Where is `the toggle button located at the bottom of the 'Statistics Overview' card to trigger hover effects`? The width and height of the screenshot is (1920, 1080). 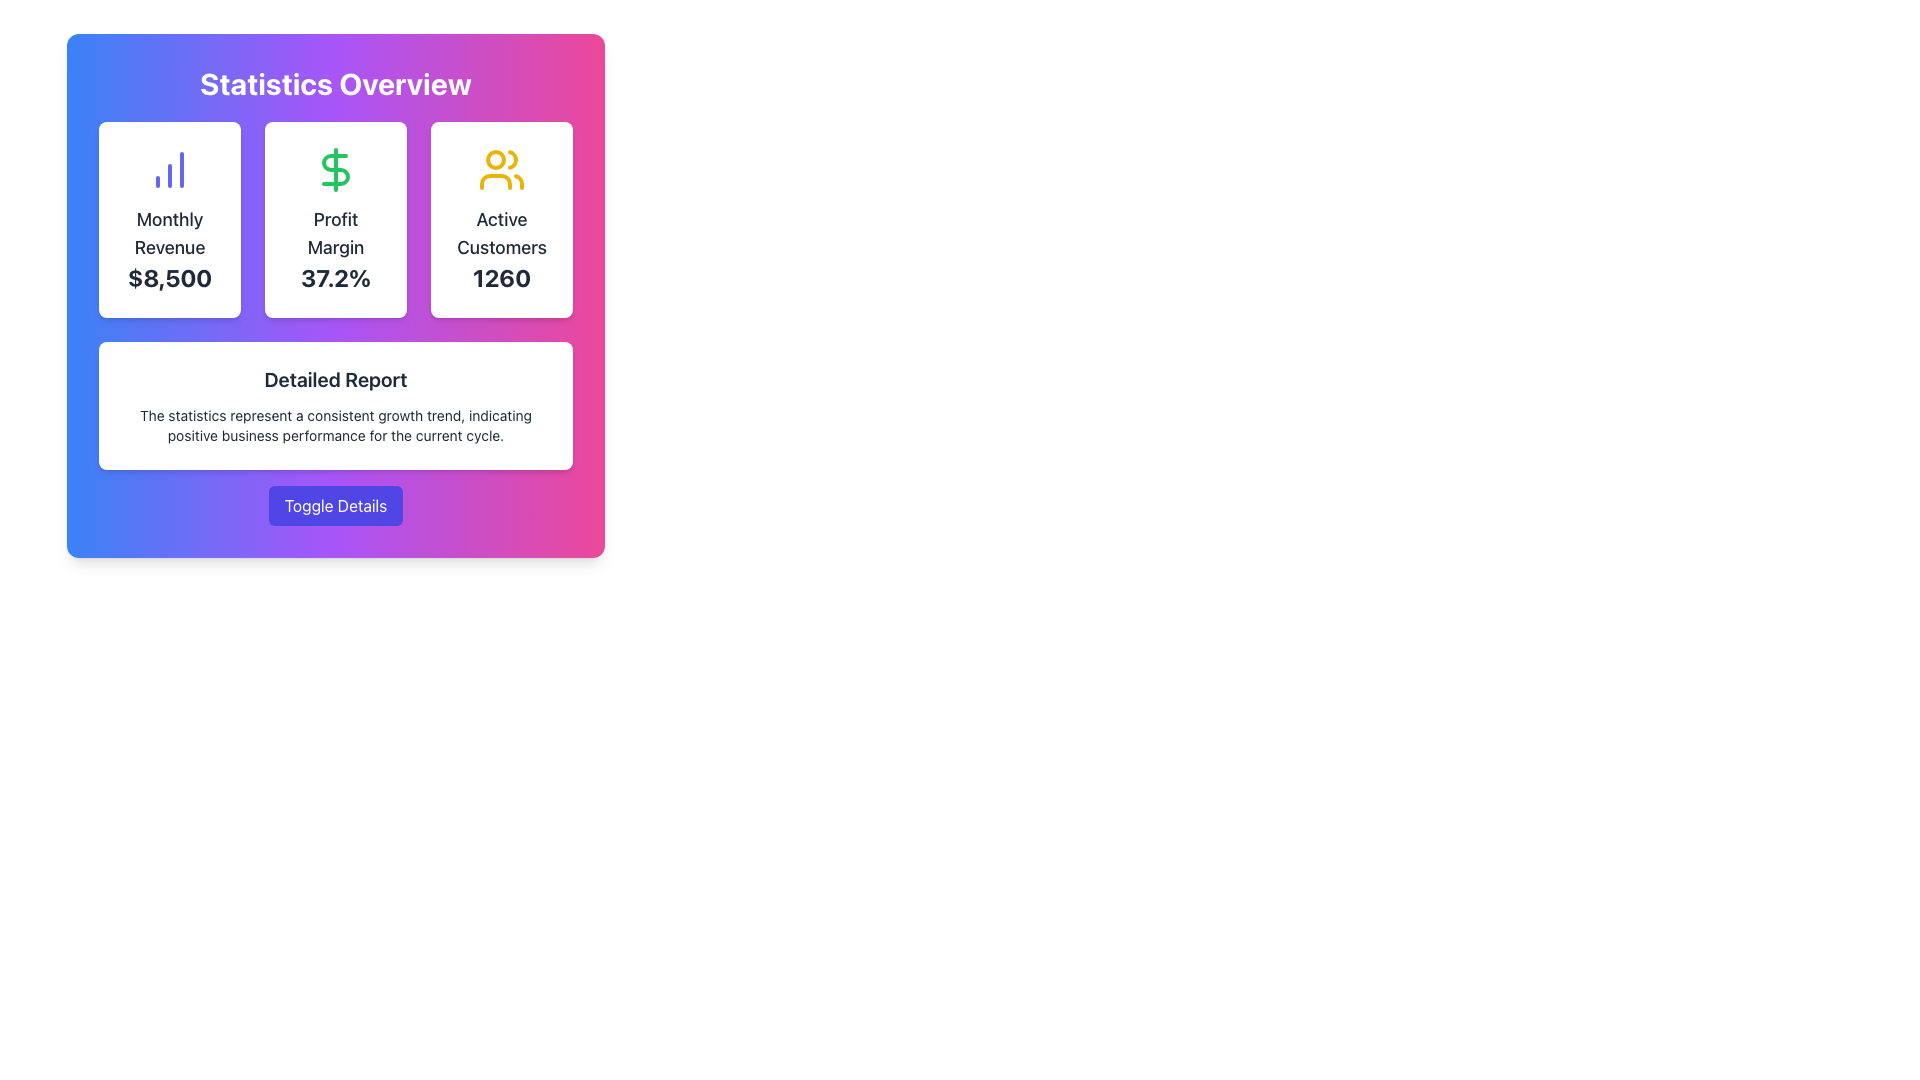
the toggle button located at the bottom of the 'Statistics Overview' card to trigger hover effects is located at coordinates (336, 504).